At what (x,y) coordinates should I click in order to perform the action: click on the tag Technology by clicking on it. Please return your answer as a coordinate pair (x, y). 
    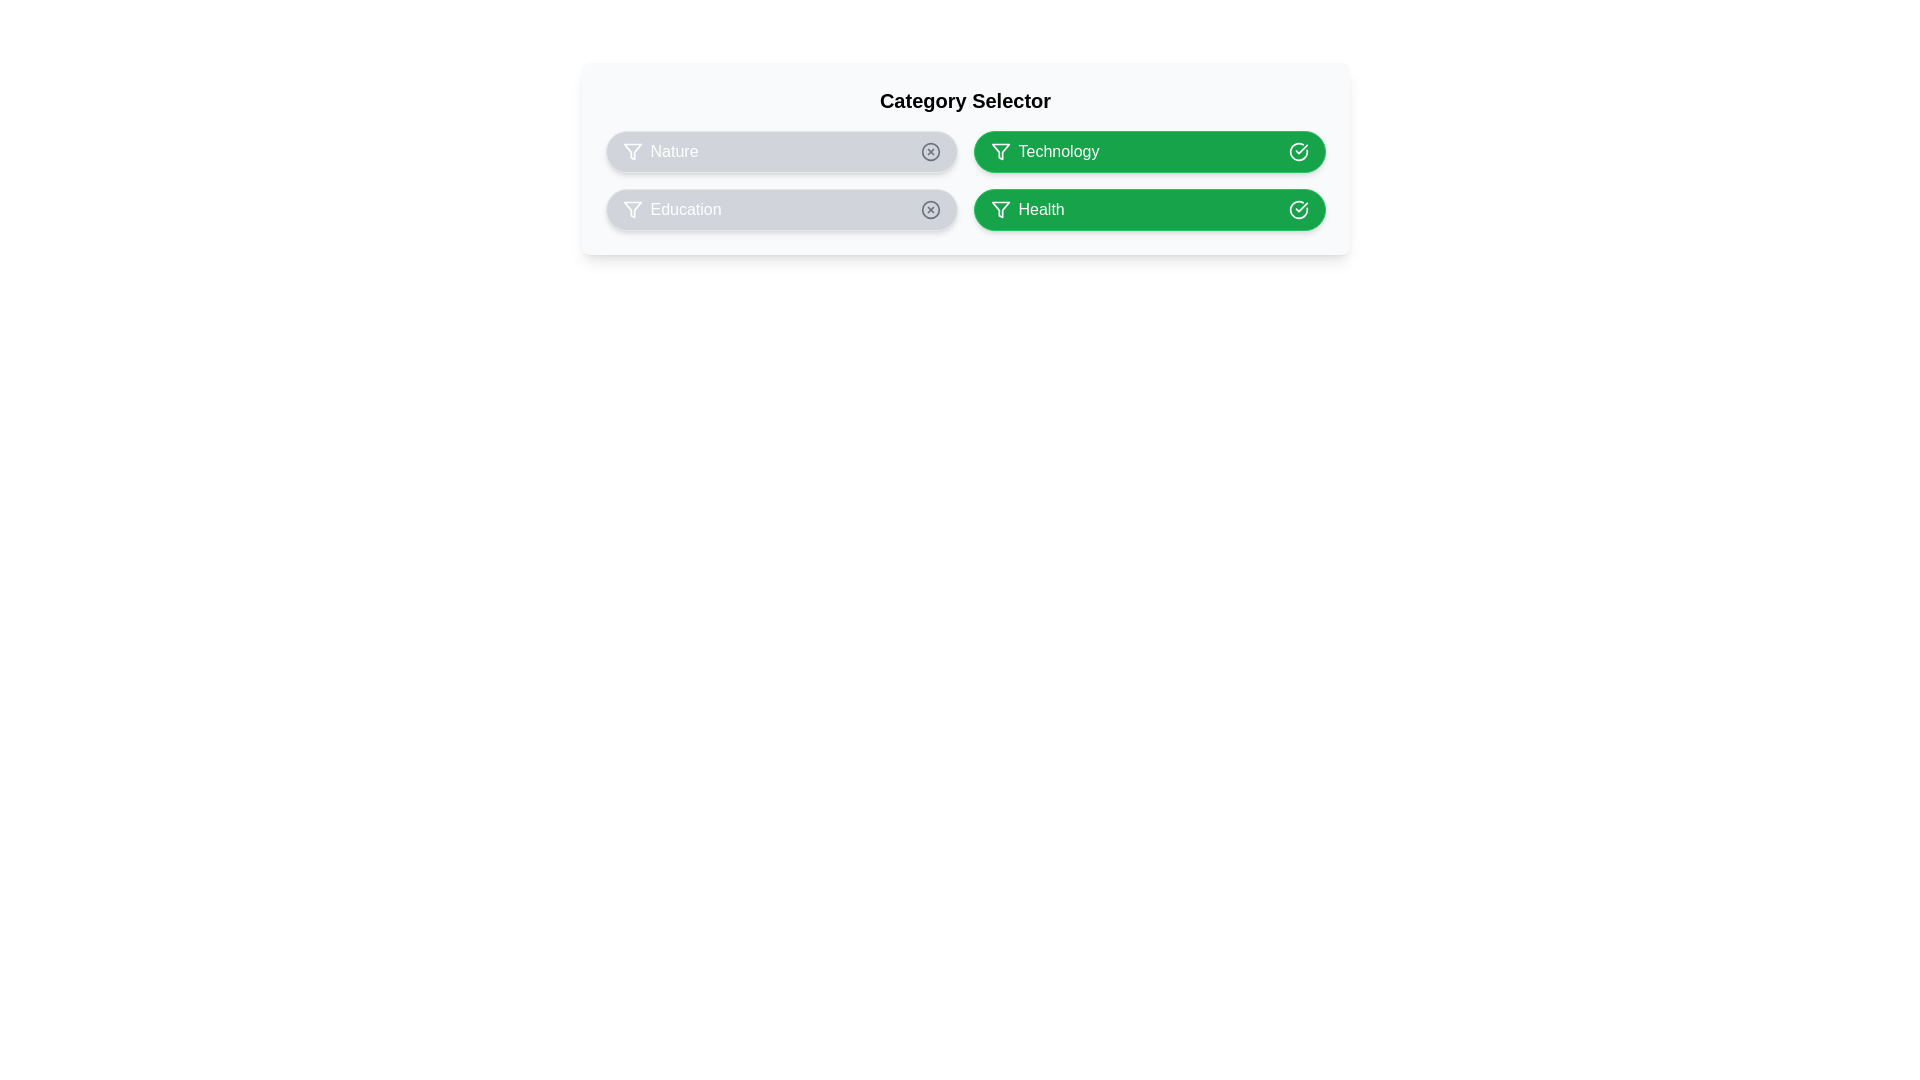
    Looking at the image, I should click on (1149, 150).